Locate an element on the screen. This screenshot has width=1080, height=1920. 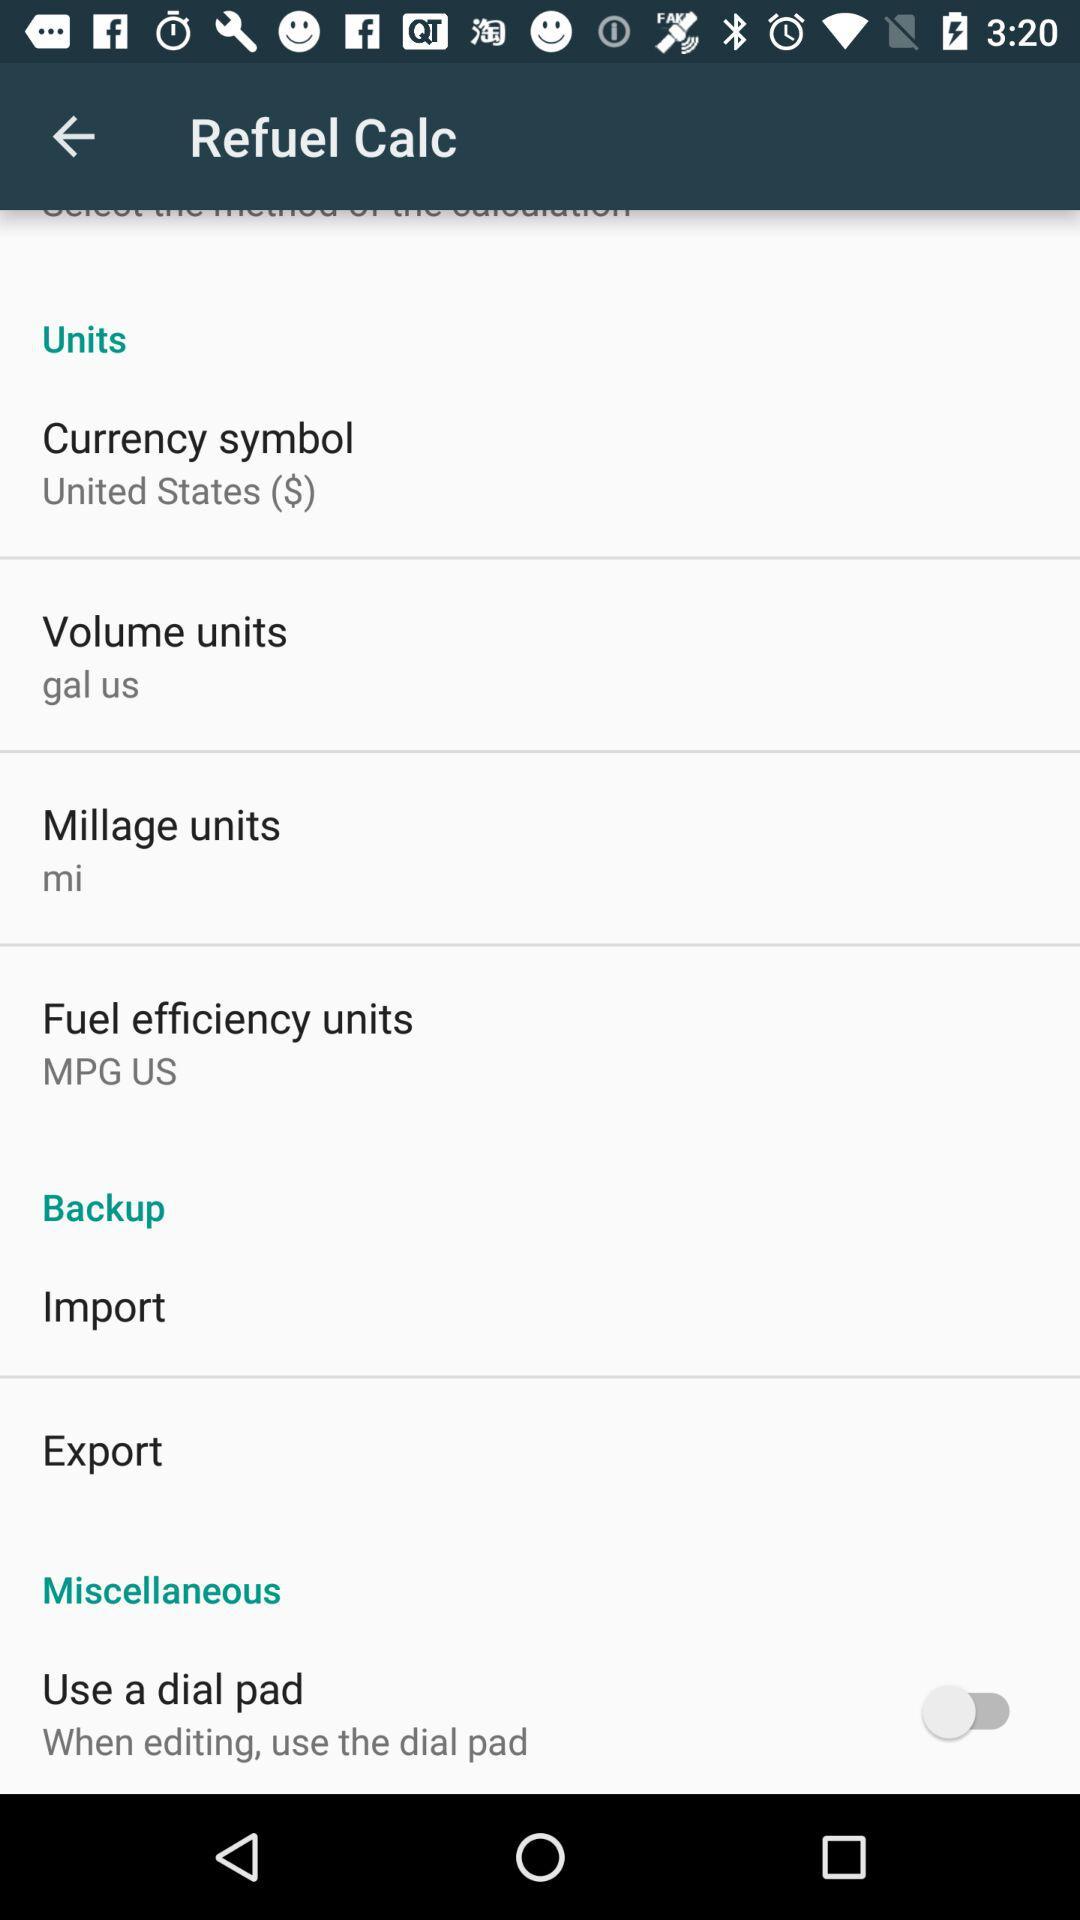
the item next to the refuel calc is located at coordinates (72, 135).